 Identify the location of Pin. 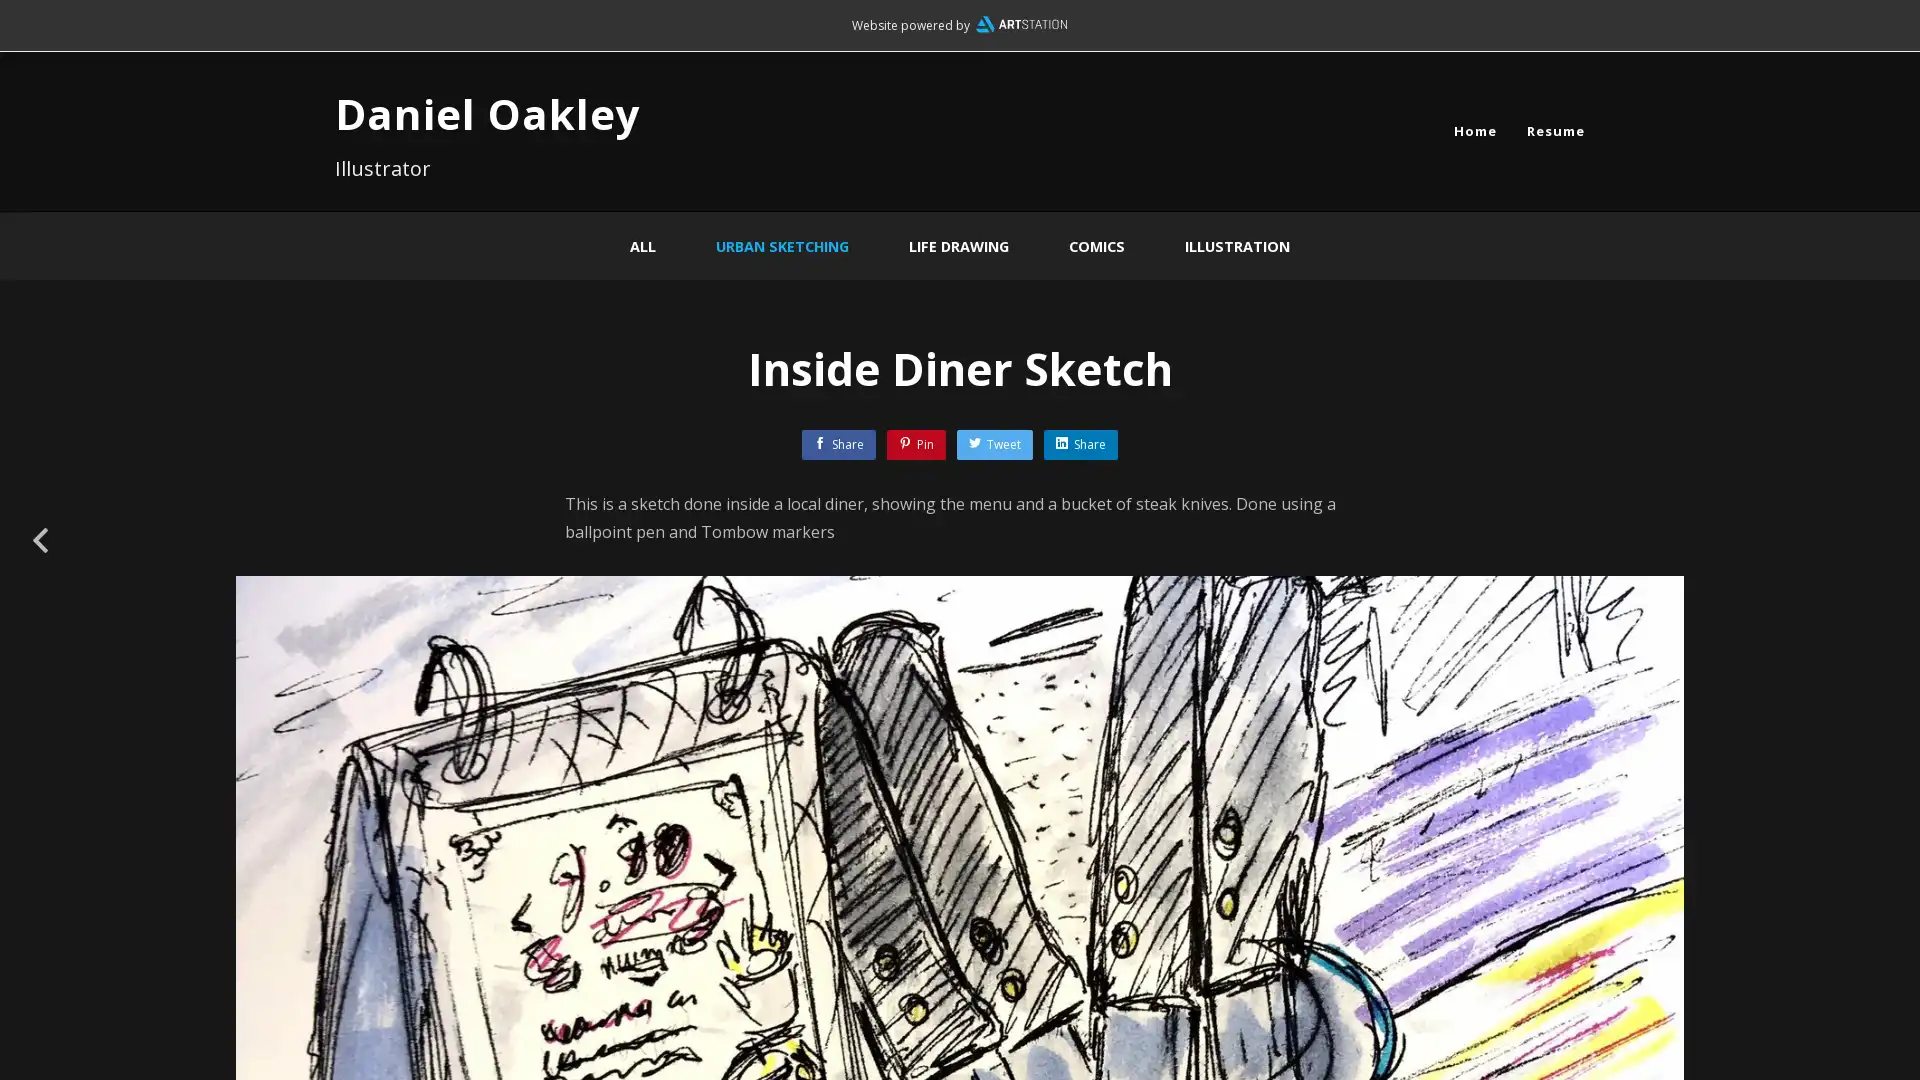
(915, 443).